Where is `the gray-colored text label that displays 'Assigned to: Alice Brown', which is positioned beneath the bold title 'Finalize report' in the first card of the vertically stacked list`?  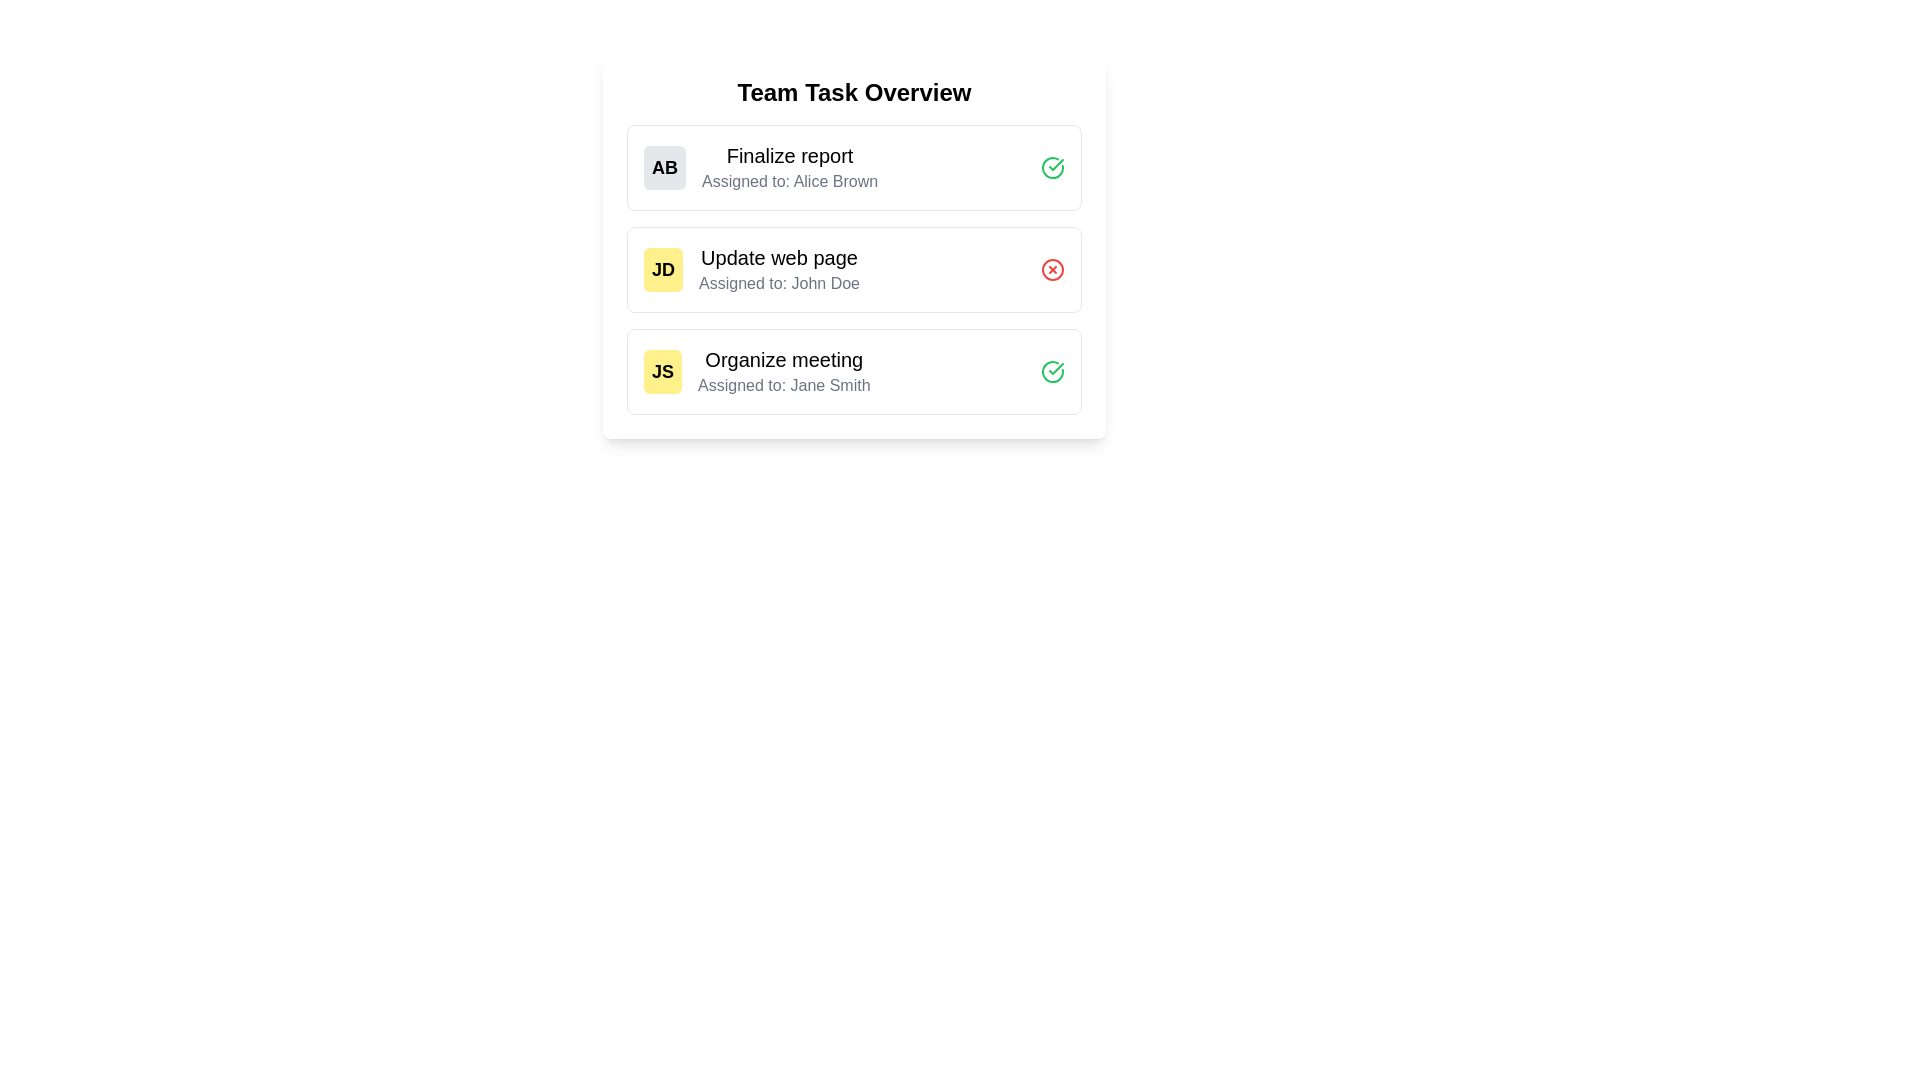 the gray-colored text label that displays 'Assigned to: Alice Brown', which is positioned beneath the bold title 'Finalize report' in the first card of the vertically stacked list is located at coordinates (789, 181).